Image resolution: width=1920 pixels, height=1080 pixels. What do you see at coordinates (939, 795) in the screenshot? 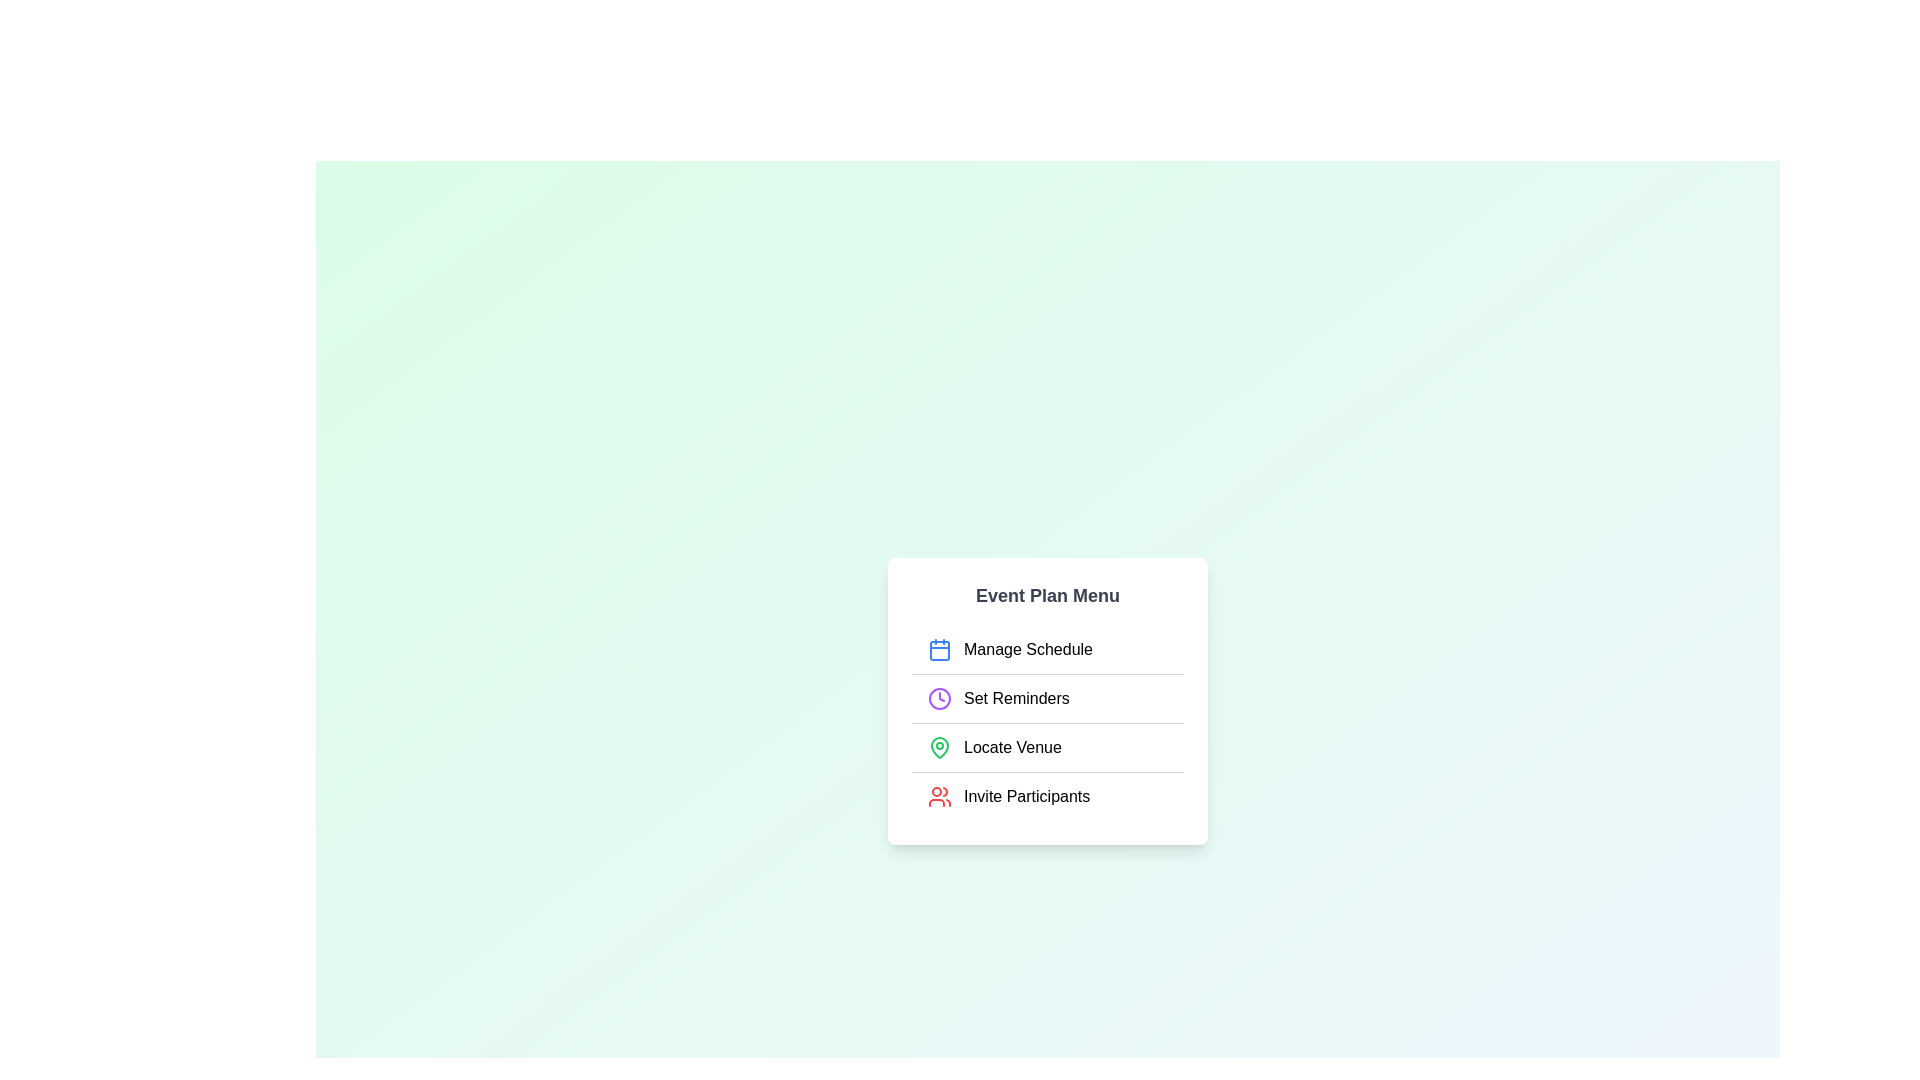
I see `the menu item Invite Participants to inspect its associated icon` at bounding box center [939, 795].